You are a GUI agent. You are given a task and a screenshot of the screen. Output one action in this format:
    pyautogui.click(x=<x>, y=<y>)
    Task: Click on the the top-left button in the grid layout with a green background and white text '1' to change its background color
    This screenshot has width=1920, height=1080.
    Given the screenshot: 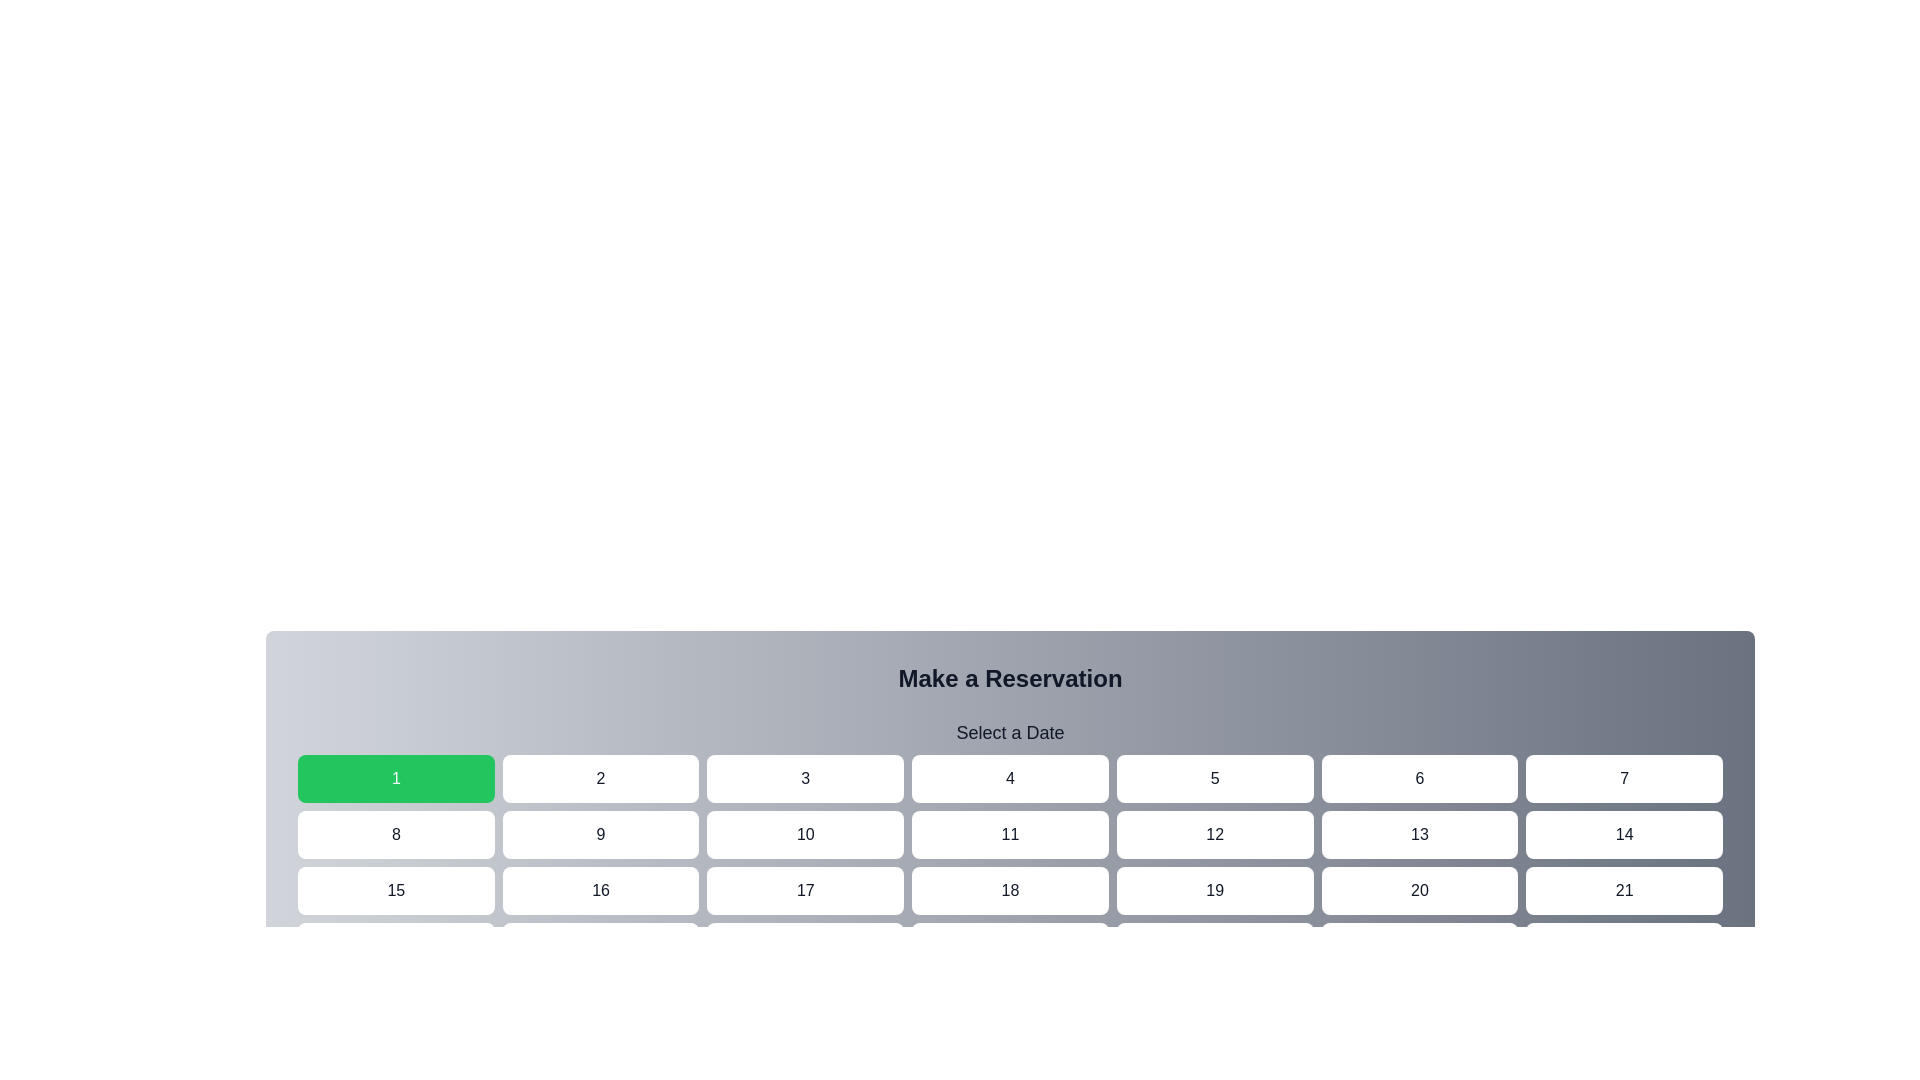 What is the action you would take?
    pyautogui.click(x=396, y=778)
    